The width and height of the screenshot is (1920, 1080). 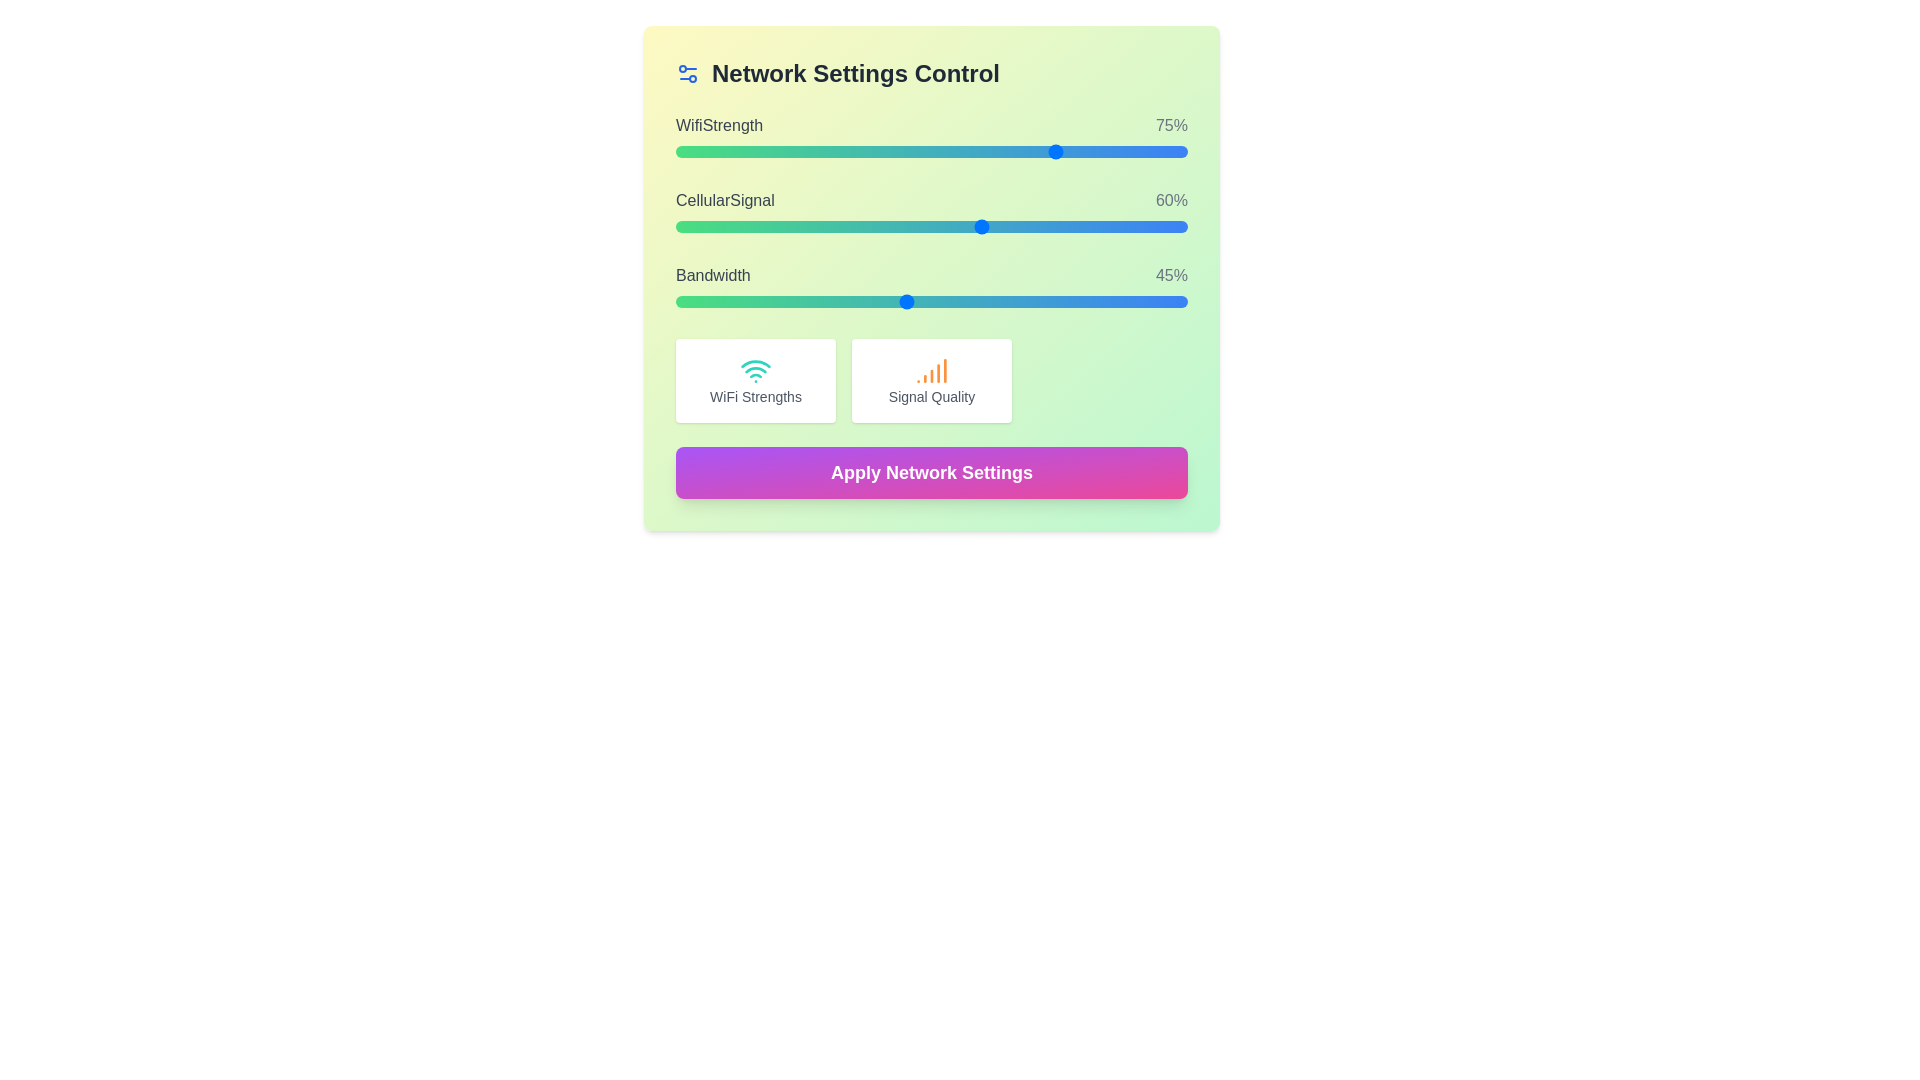 What do you see at coordinates (930, 397) in the screenshot?
I see `the Text label that describes the context of 'Signal Quality', positioned in the bottom-right section of the interface below an orange signal icon` at bounding box center [930, 397].